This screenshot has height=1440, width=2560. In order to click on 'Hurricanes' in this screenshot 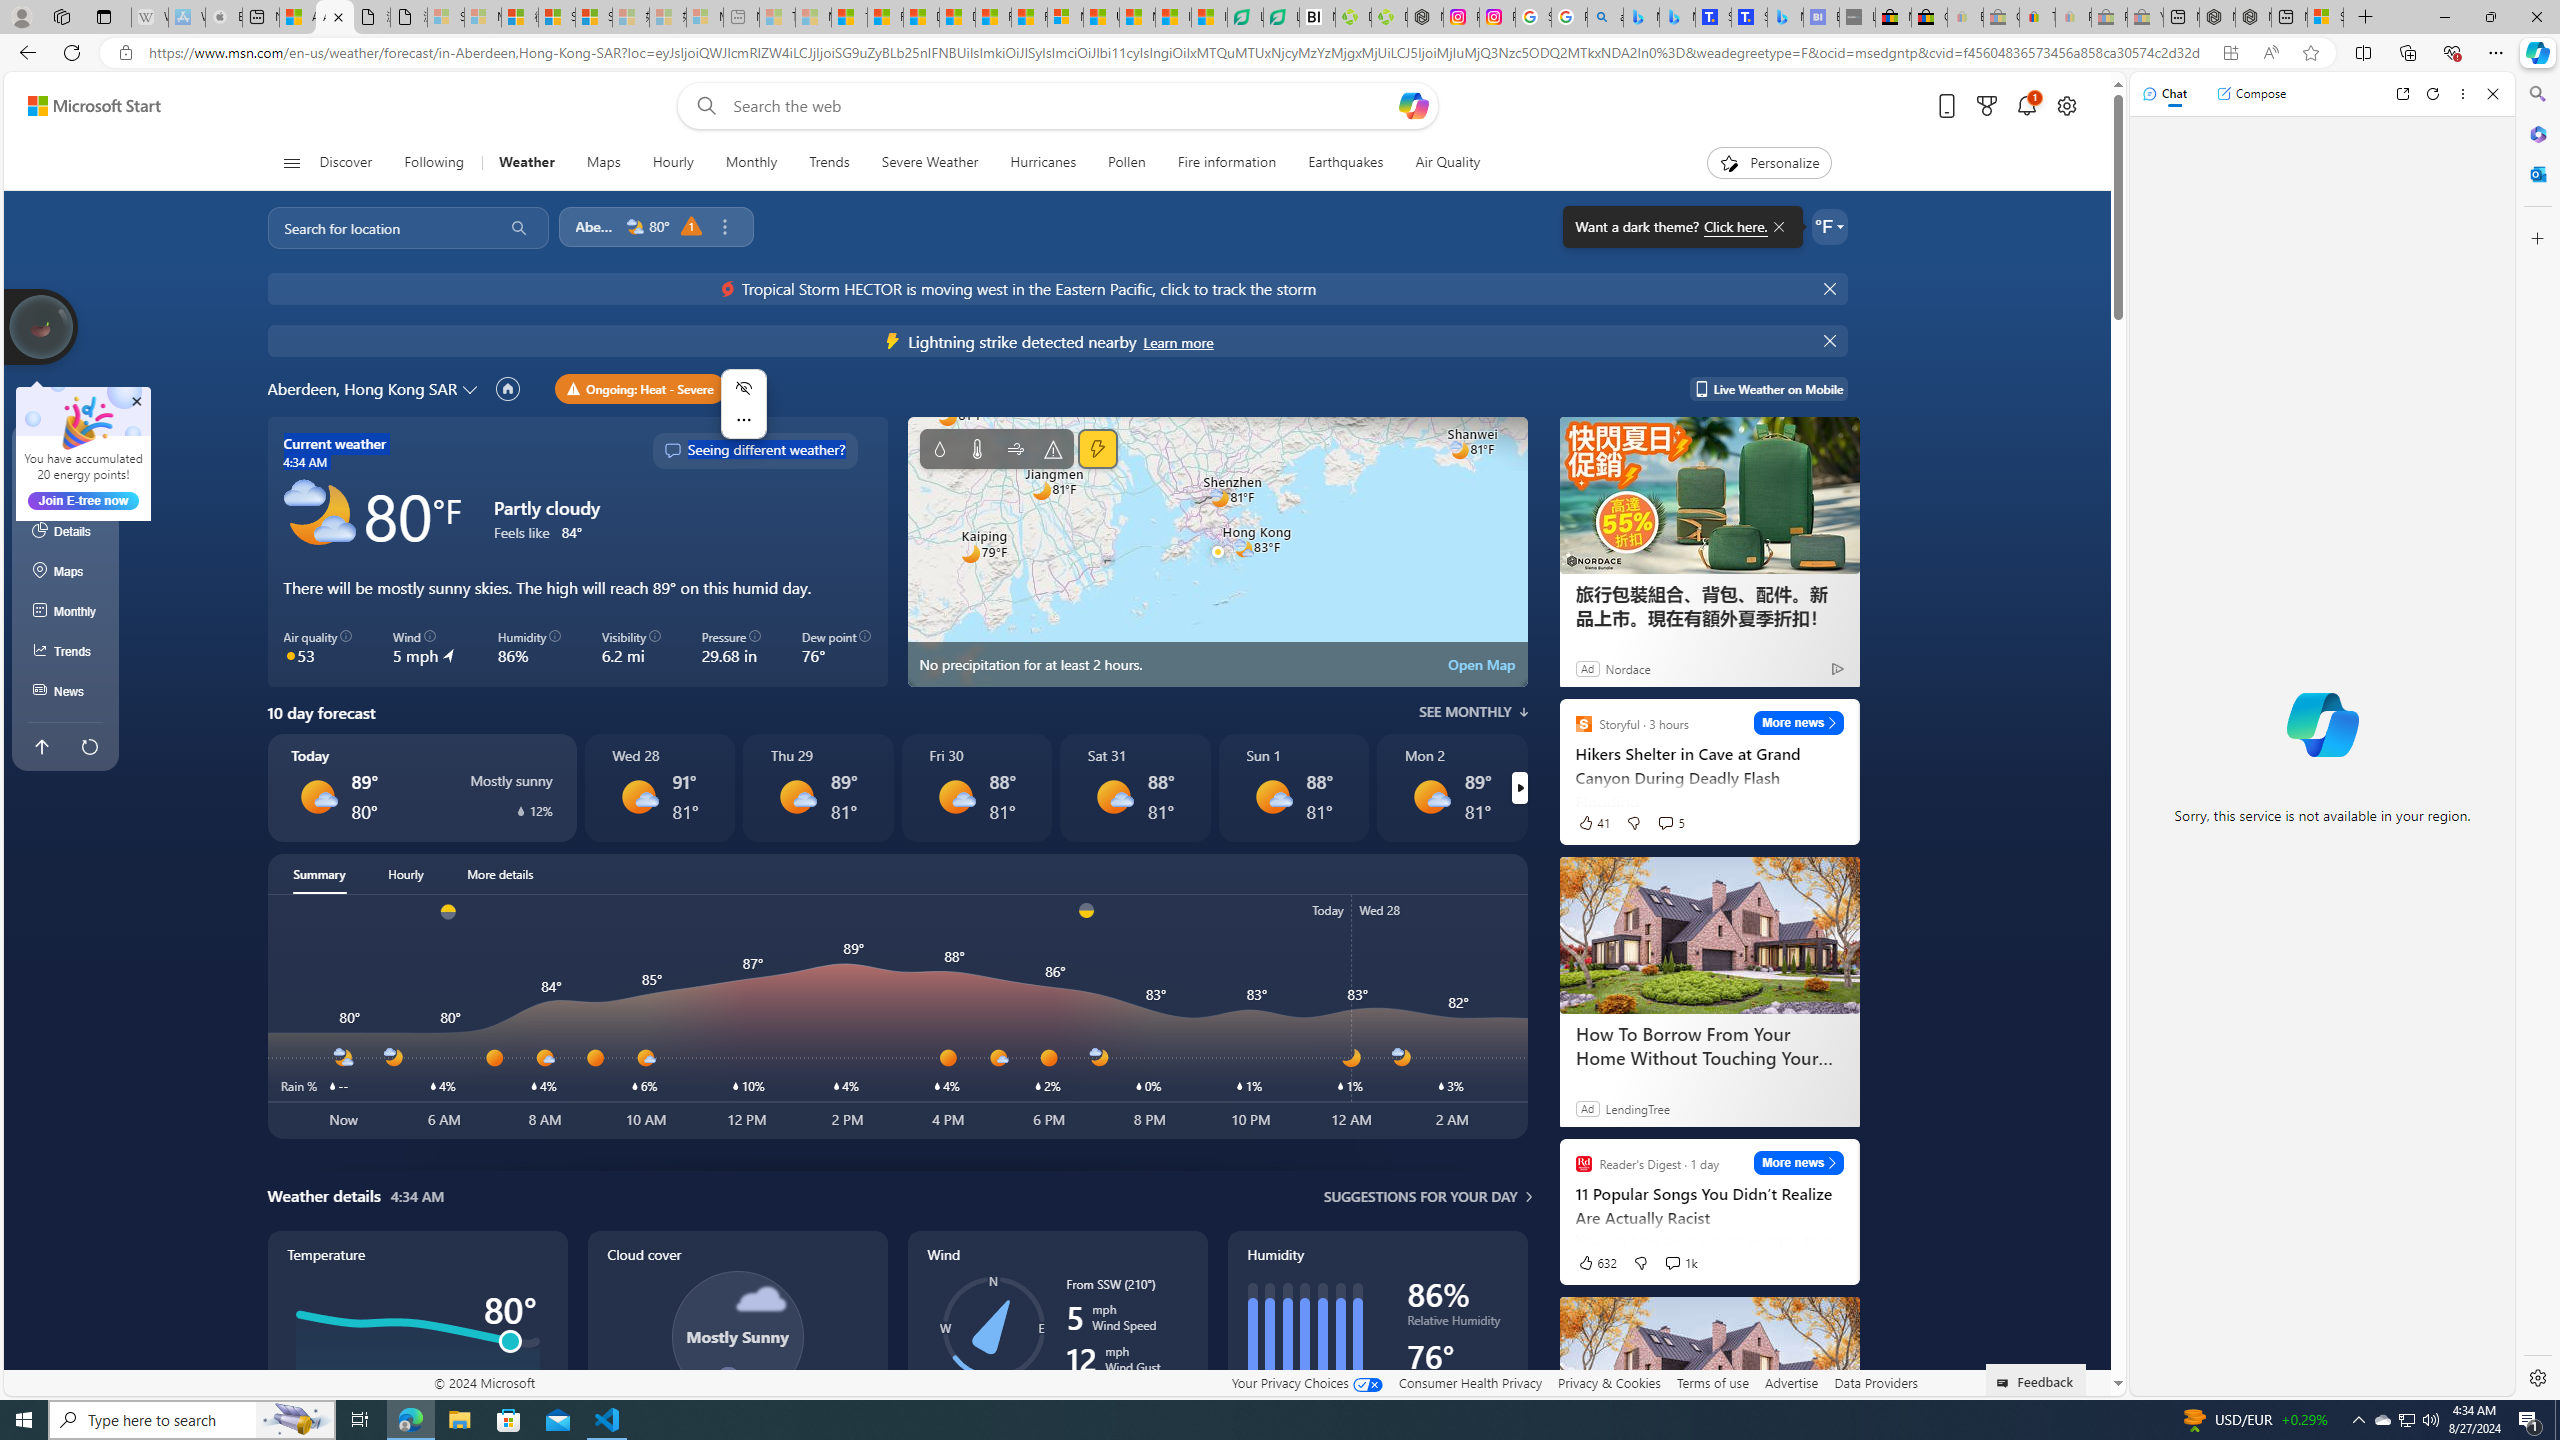, I will do `click(1043, 162)`.